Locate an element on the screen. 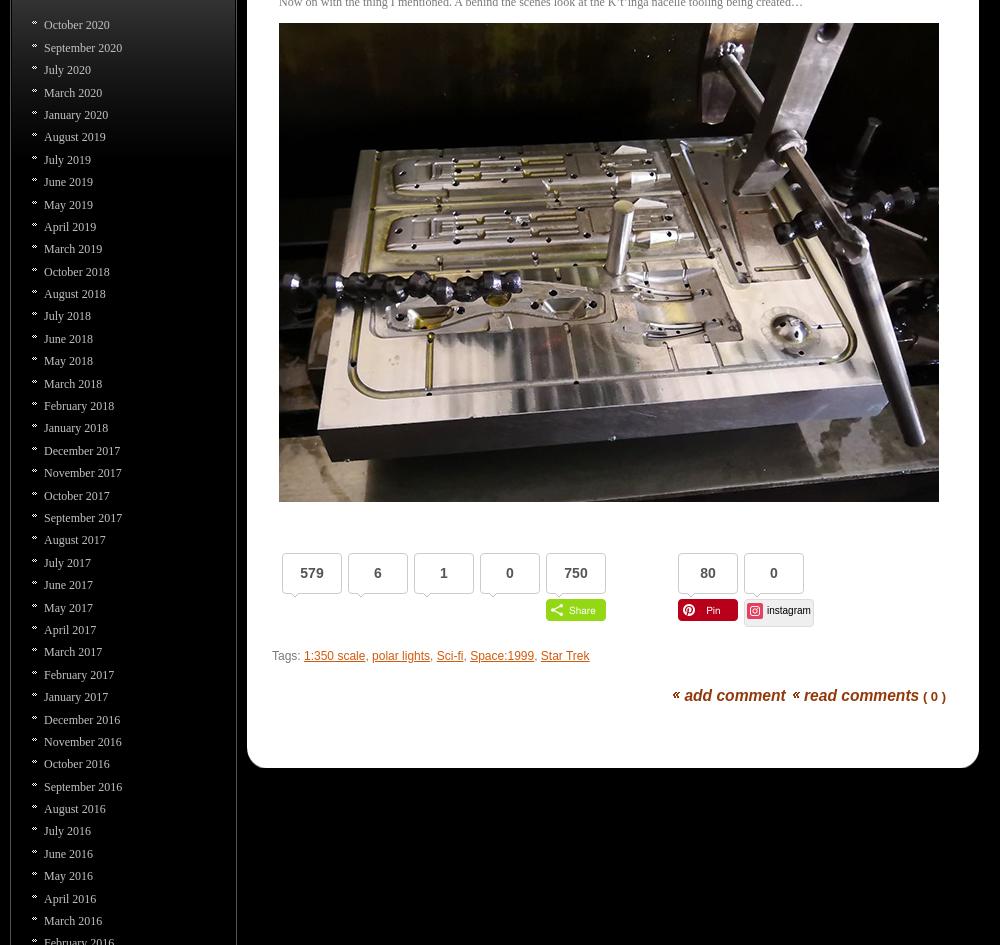 This screenshot has width=1000, height=945. 'add comment' is located at coordinates (684, 694).